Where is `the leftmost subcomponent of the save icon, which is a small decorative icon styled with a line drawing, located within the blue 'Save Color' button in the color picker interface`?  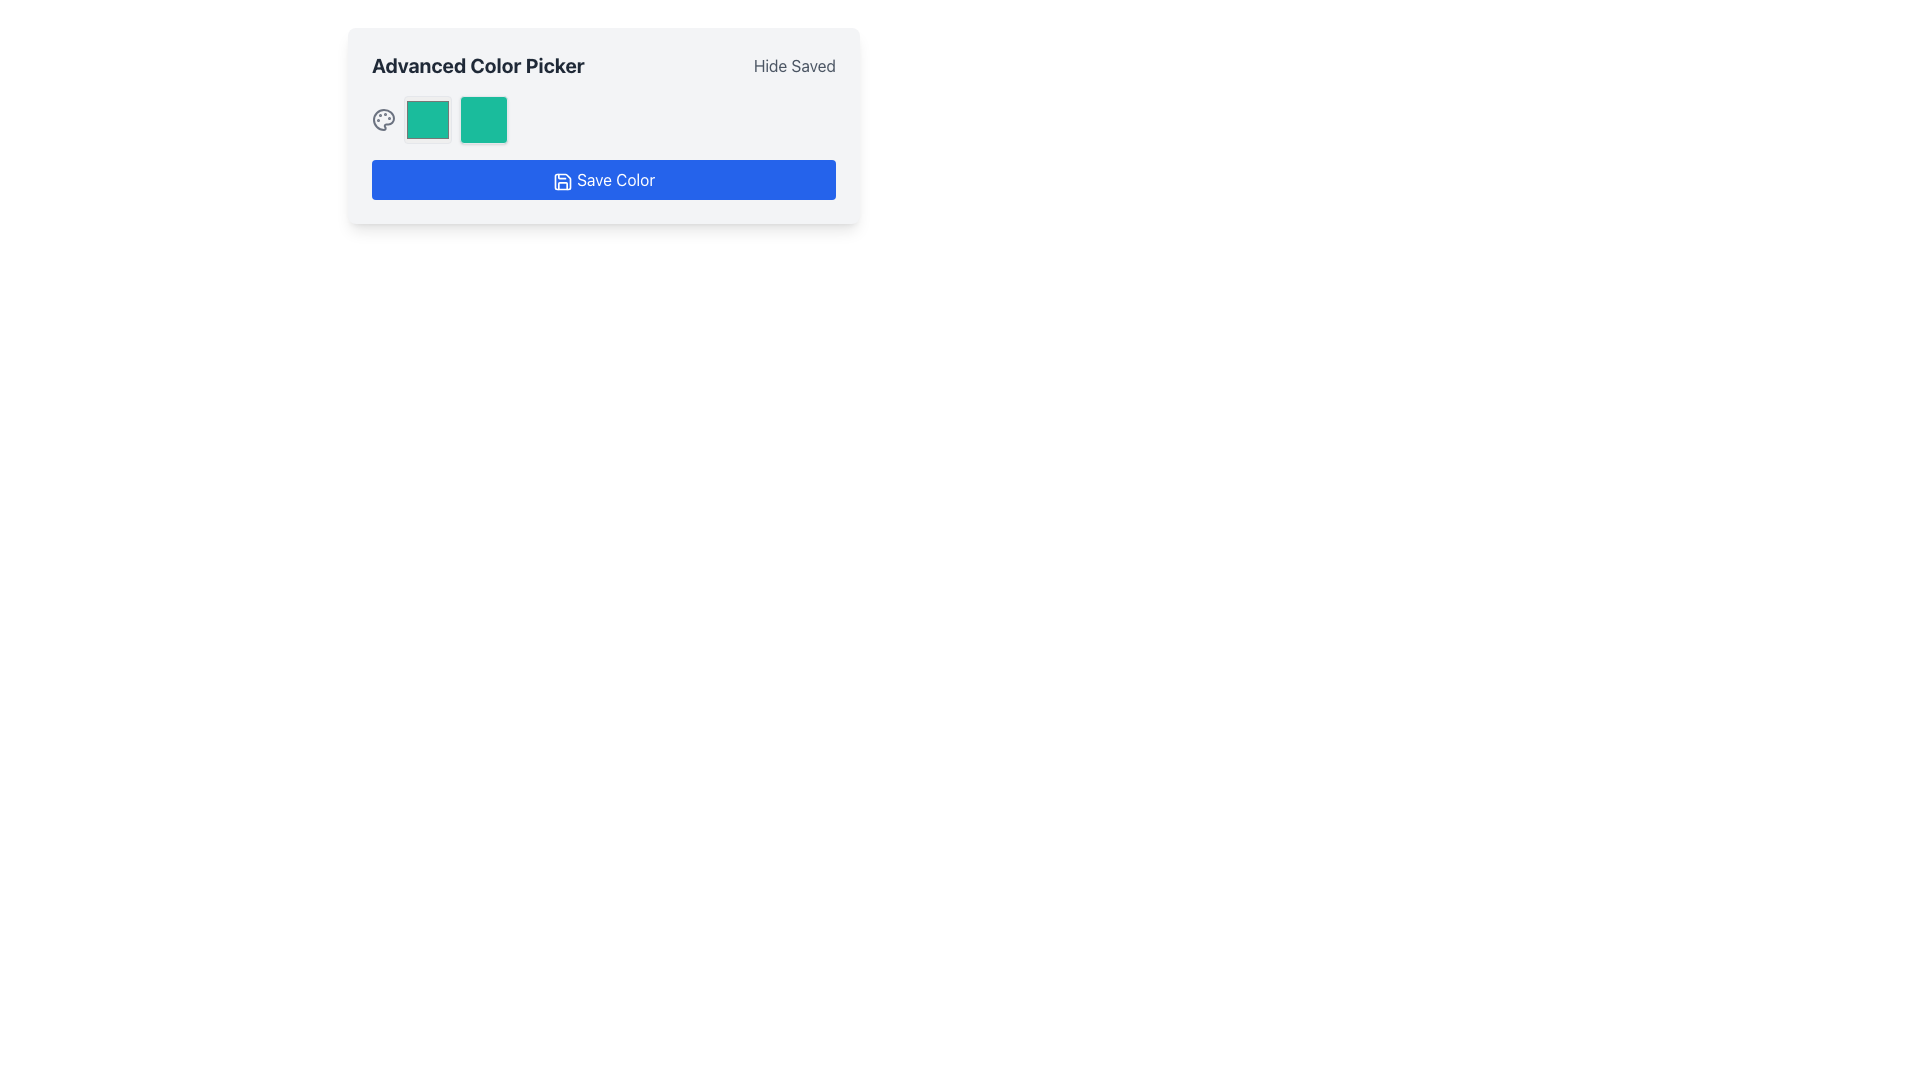 the leftmost subcomponent of the save icon, which is a small decorative icon styled with a line drawing, located within the blue 'Save Color' button in the color picker interface is located at coordinates (561, 181).